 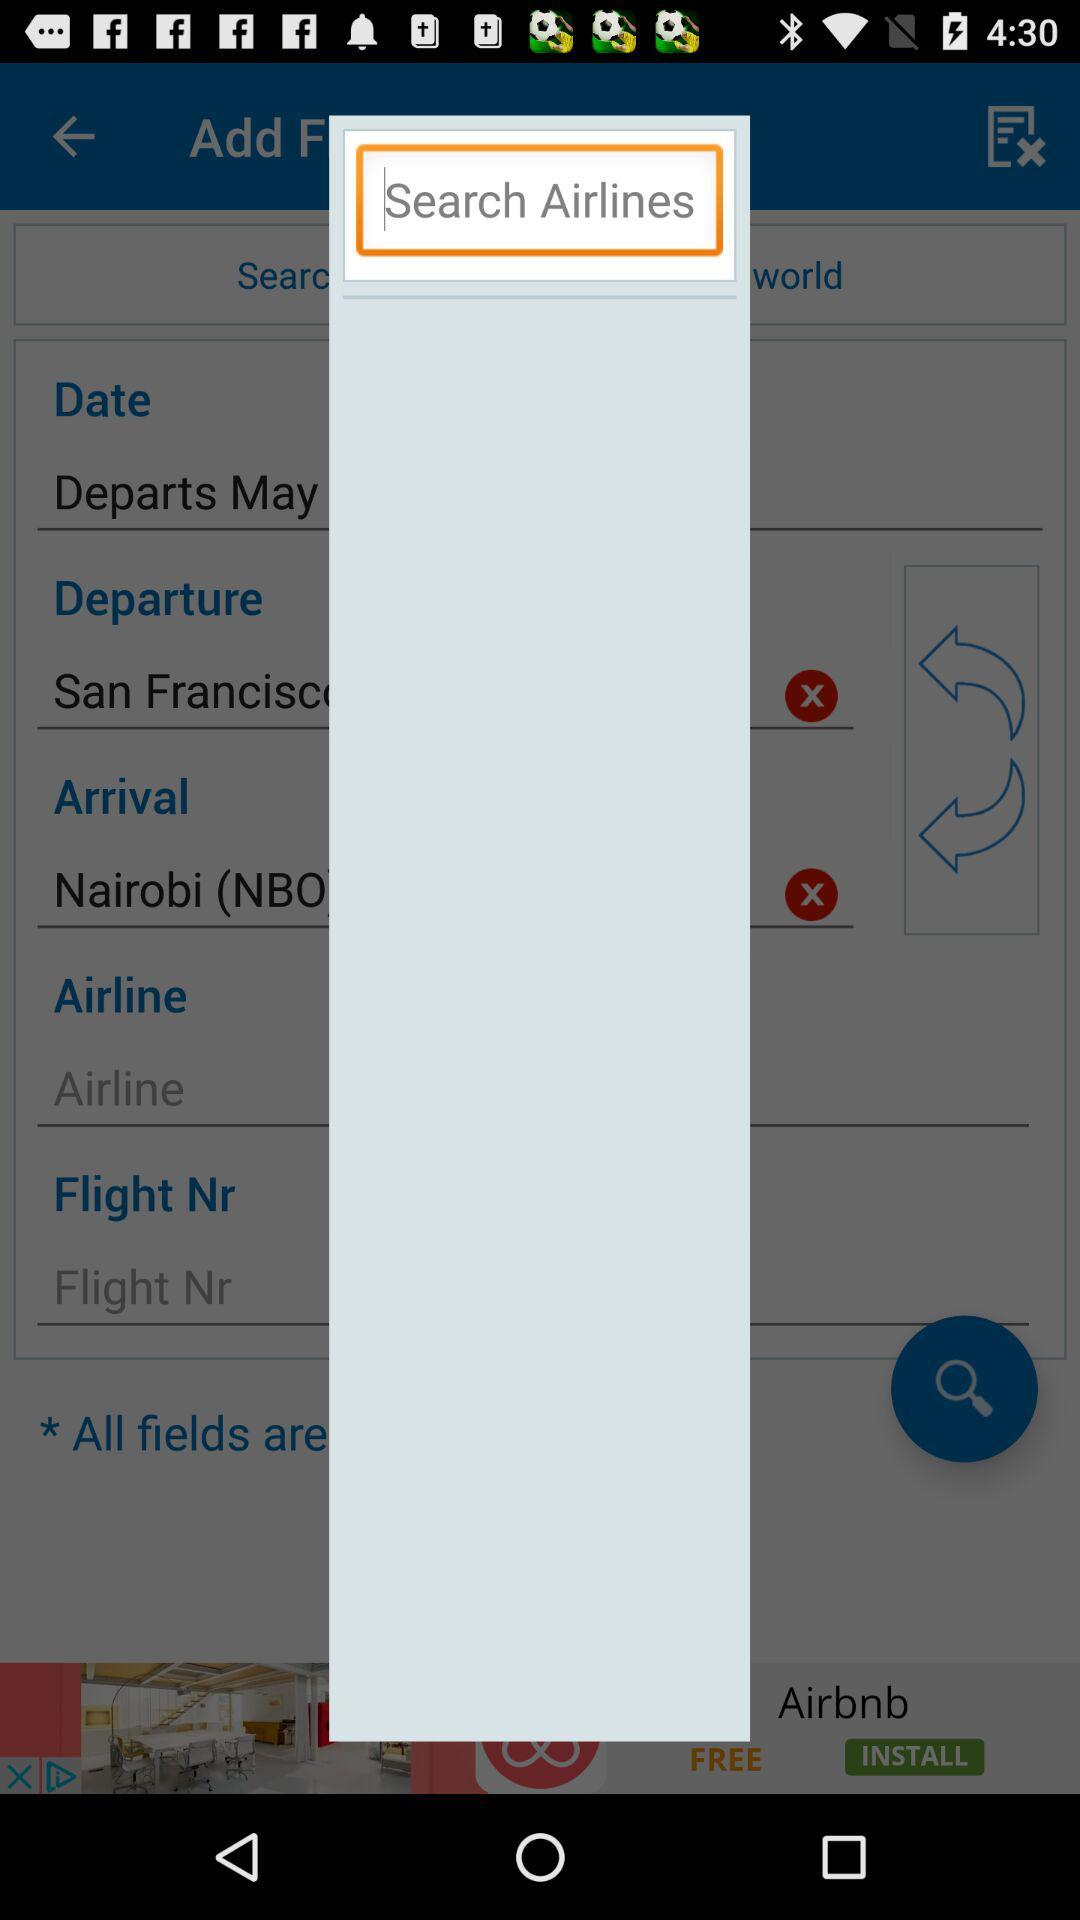 I want to click on text box airline search, so click(x=538, y=205).